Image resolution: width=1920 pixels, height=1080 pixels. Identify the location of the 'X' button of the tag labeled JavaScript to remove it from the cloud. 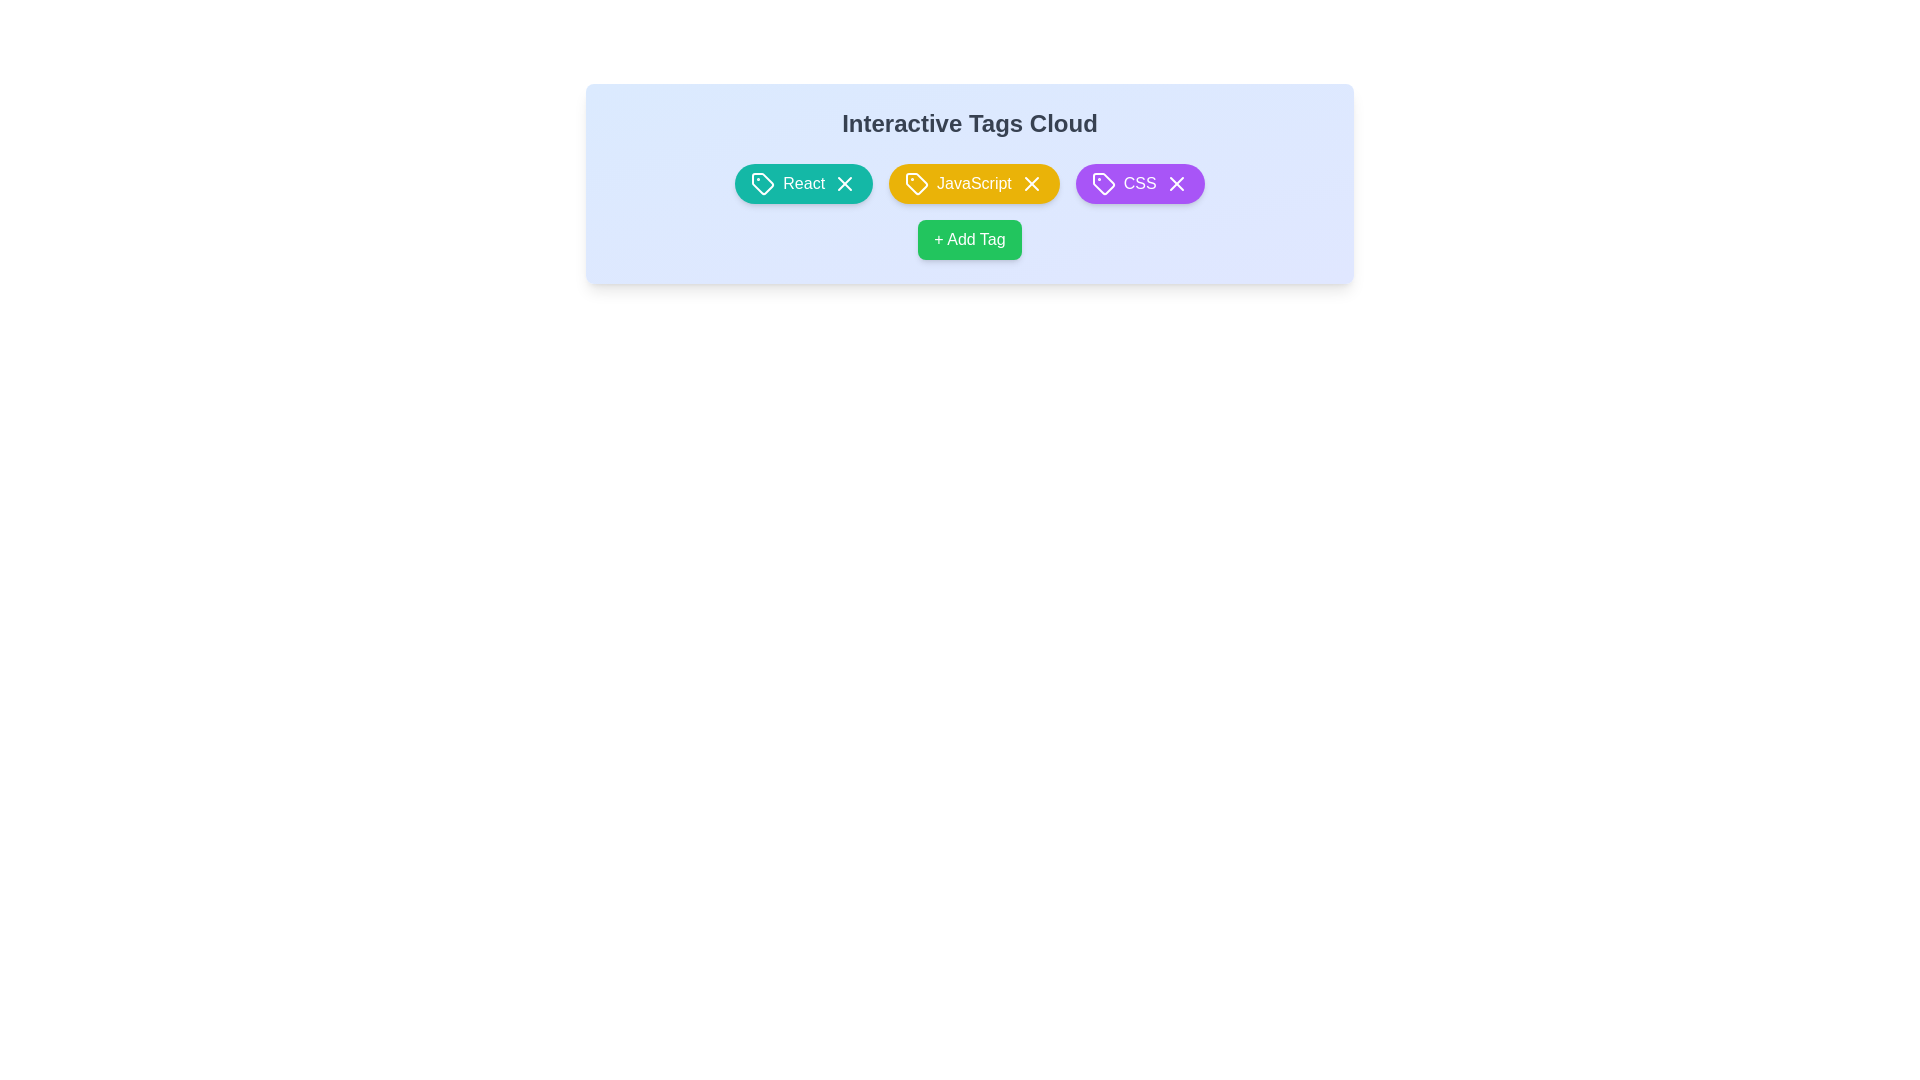
(1031, 184).